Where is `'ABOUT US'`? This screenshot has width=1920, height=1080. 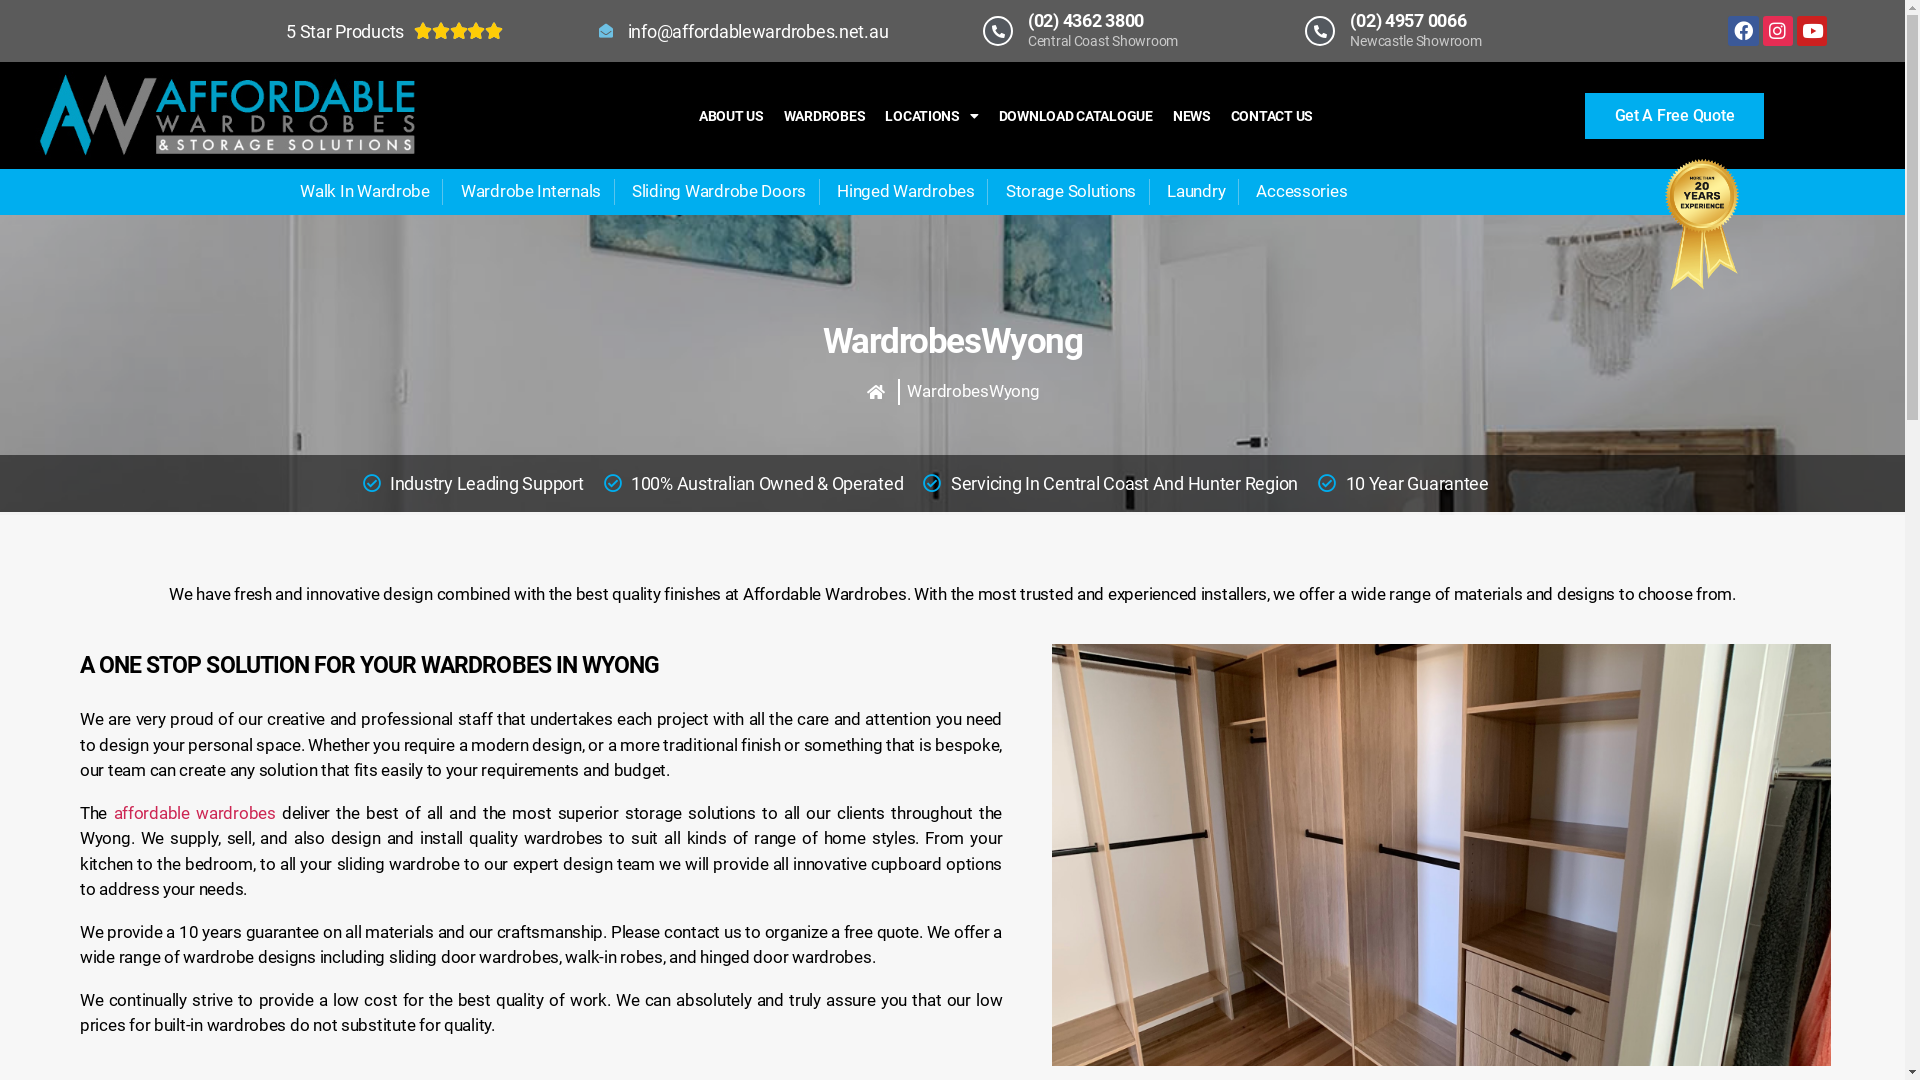
'ABOUT US' is located at coordinates (689, 115).